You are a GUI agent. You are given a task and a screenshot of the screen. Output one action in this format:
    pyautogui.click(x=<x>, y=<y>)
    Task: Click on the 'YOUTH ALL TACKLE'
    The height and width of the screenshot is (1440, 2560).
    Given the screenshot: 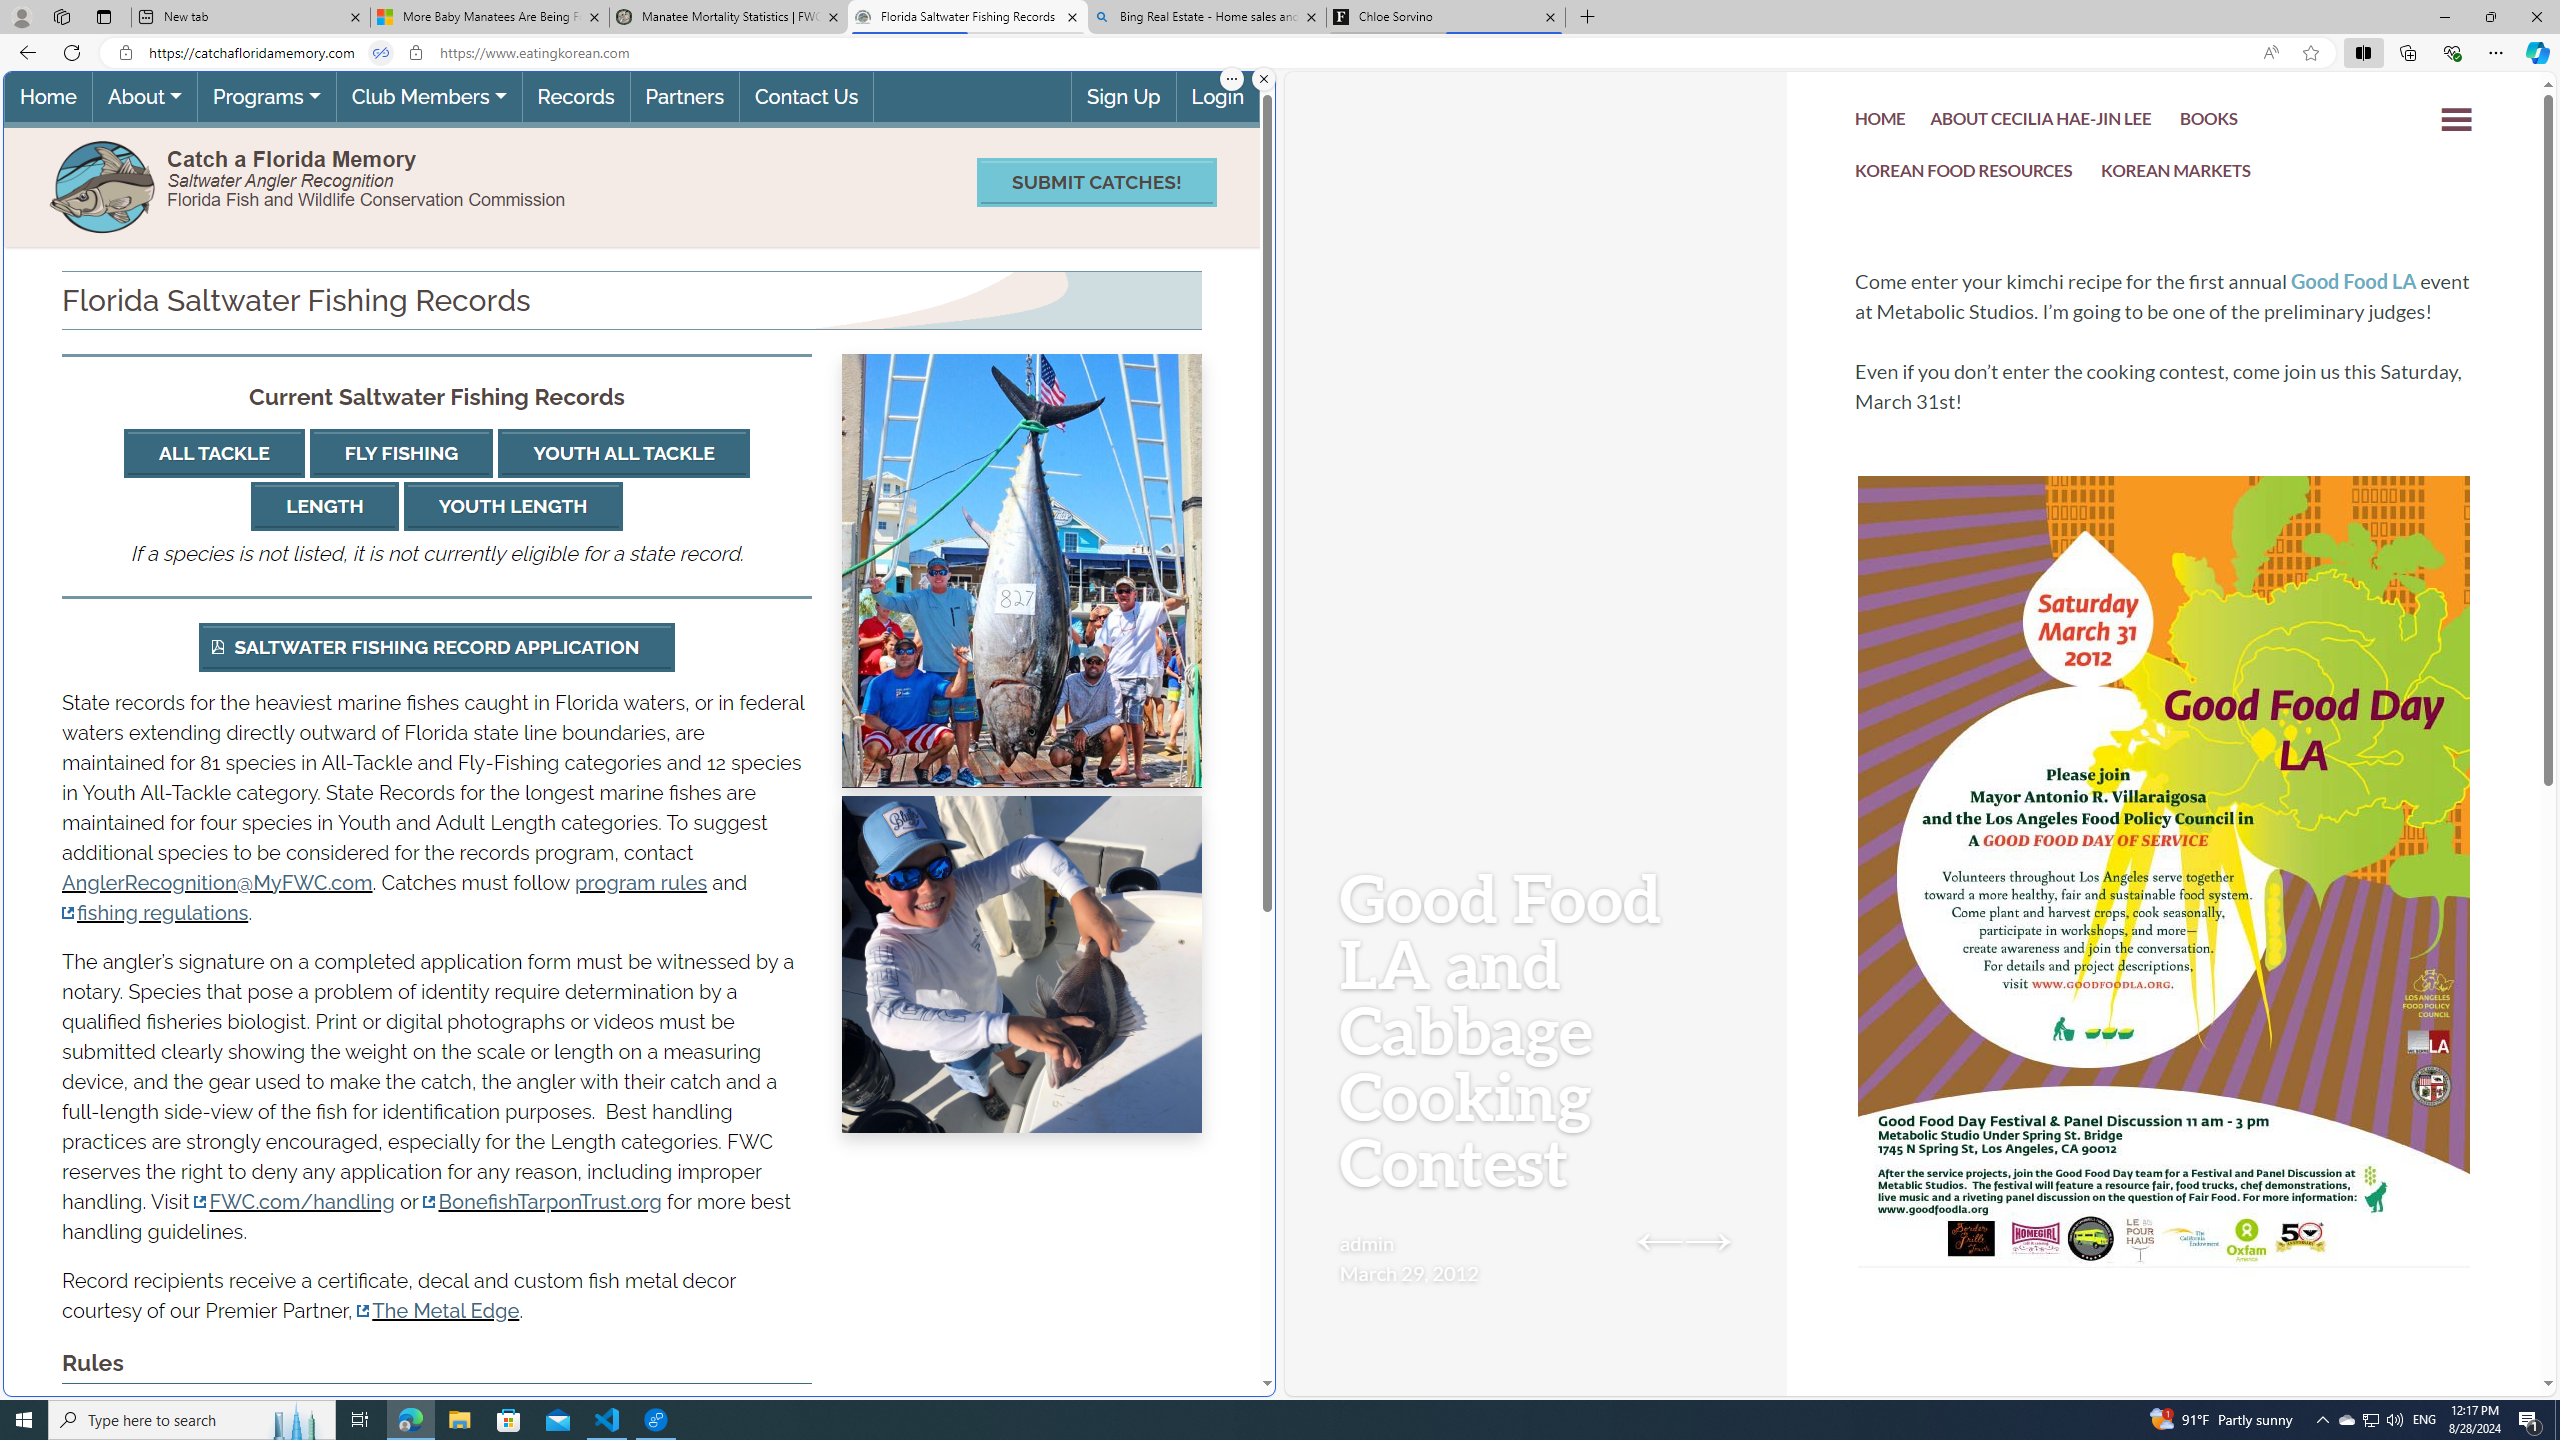 What is the action you would take?
    pyautogui.click(x=623, y=453)
    